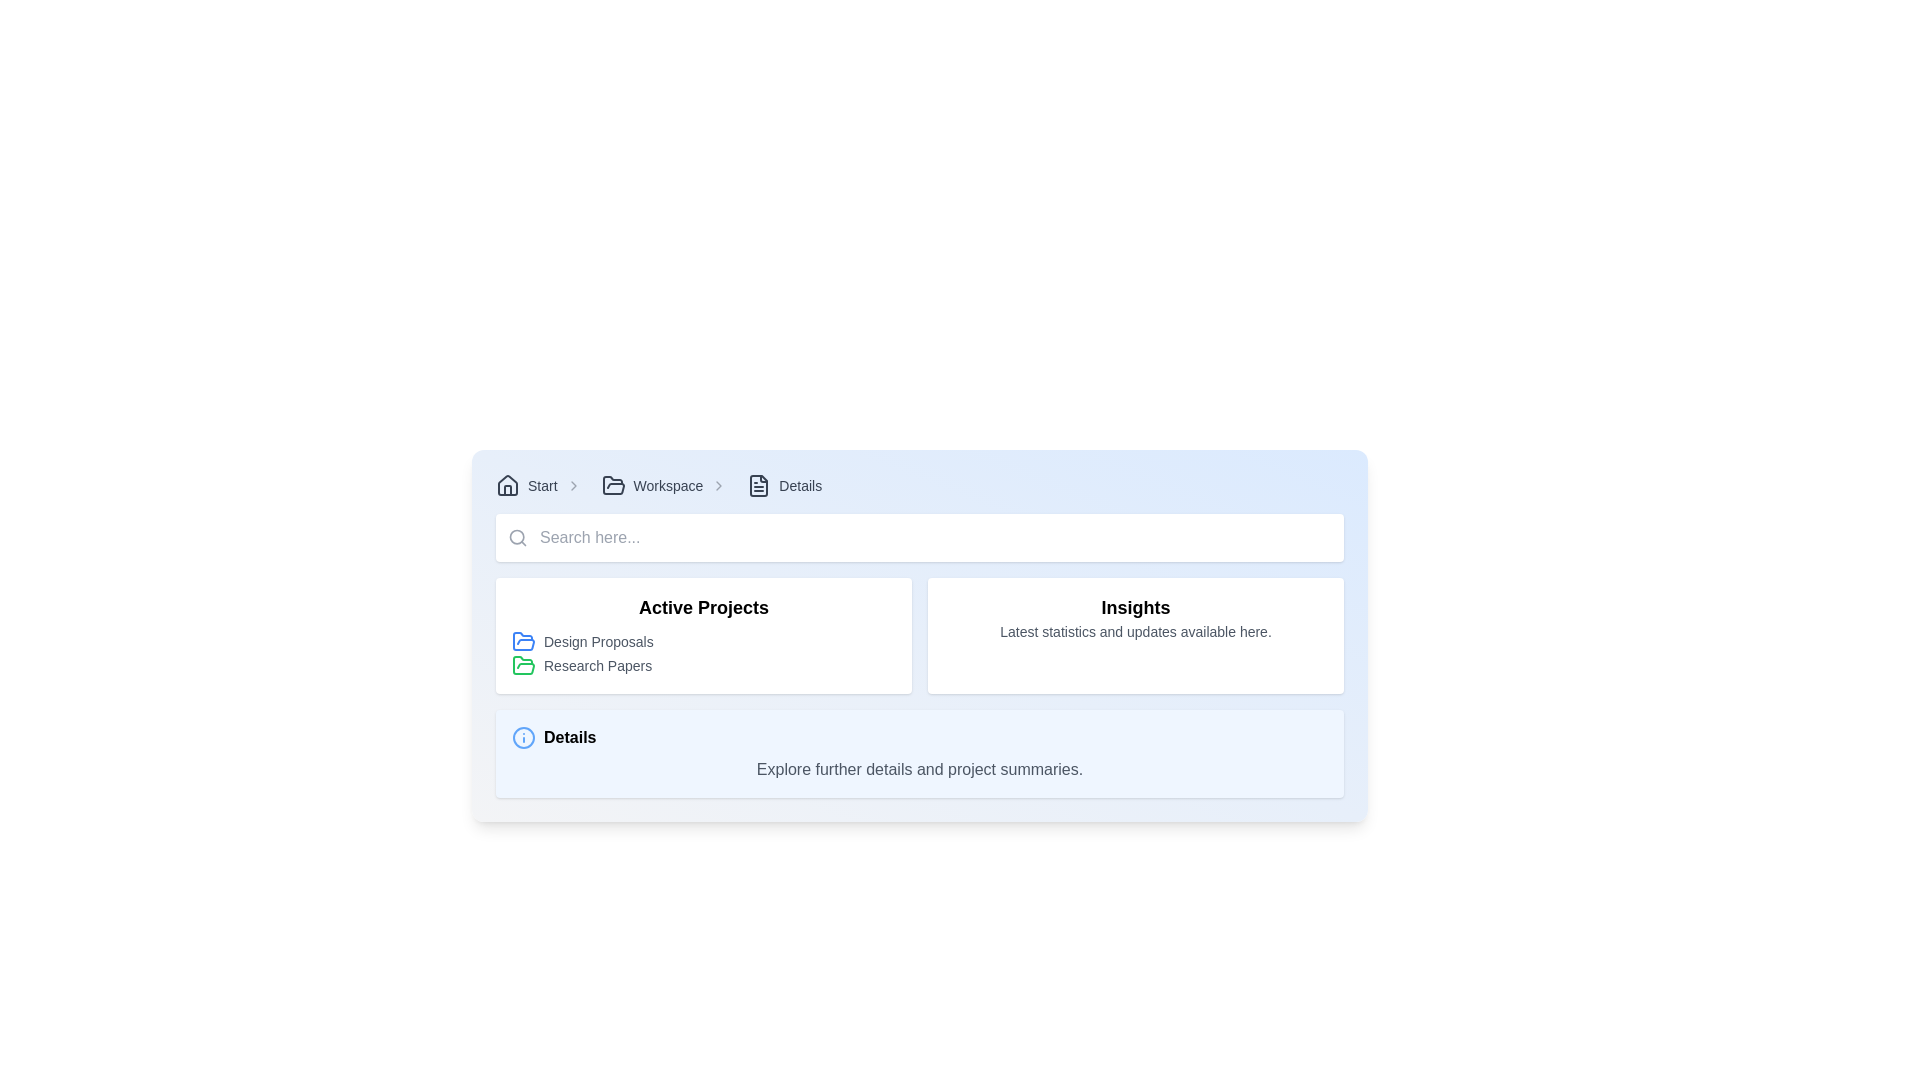  What do you see at coordinates (919, 486) in the screenshot?
I see `a breadcrumb item in the breadcrumb navigation bar located at the top of the main content section` at bounding box center [919, 486].